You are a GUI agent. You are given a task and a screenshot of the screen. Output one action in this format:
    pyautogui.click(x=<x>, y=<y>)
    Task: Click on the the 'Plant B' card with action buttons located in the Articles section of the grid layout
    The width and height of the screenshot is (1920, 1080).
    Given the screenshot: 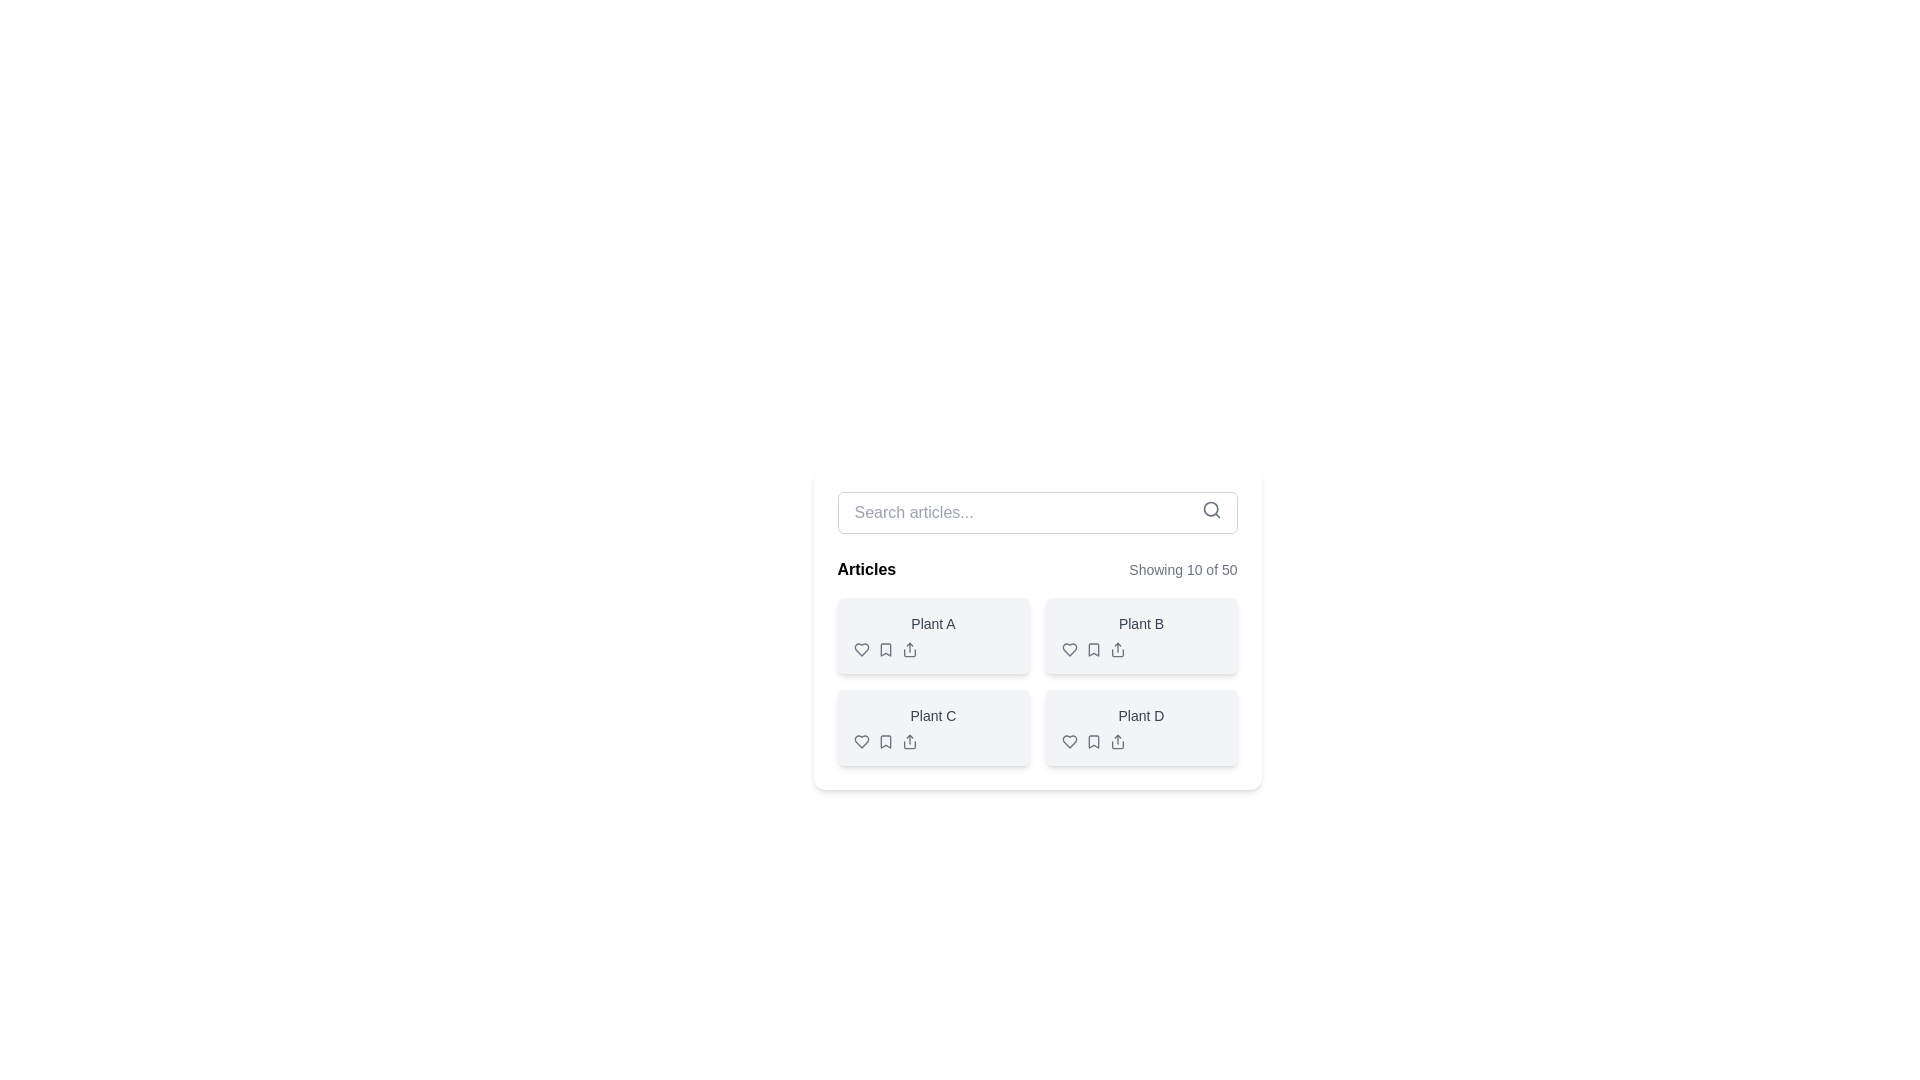 What is the action you would take?
    pyautogui.click(x=1141, y=636)
    